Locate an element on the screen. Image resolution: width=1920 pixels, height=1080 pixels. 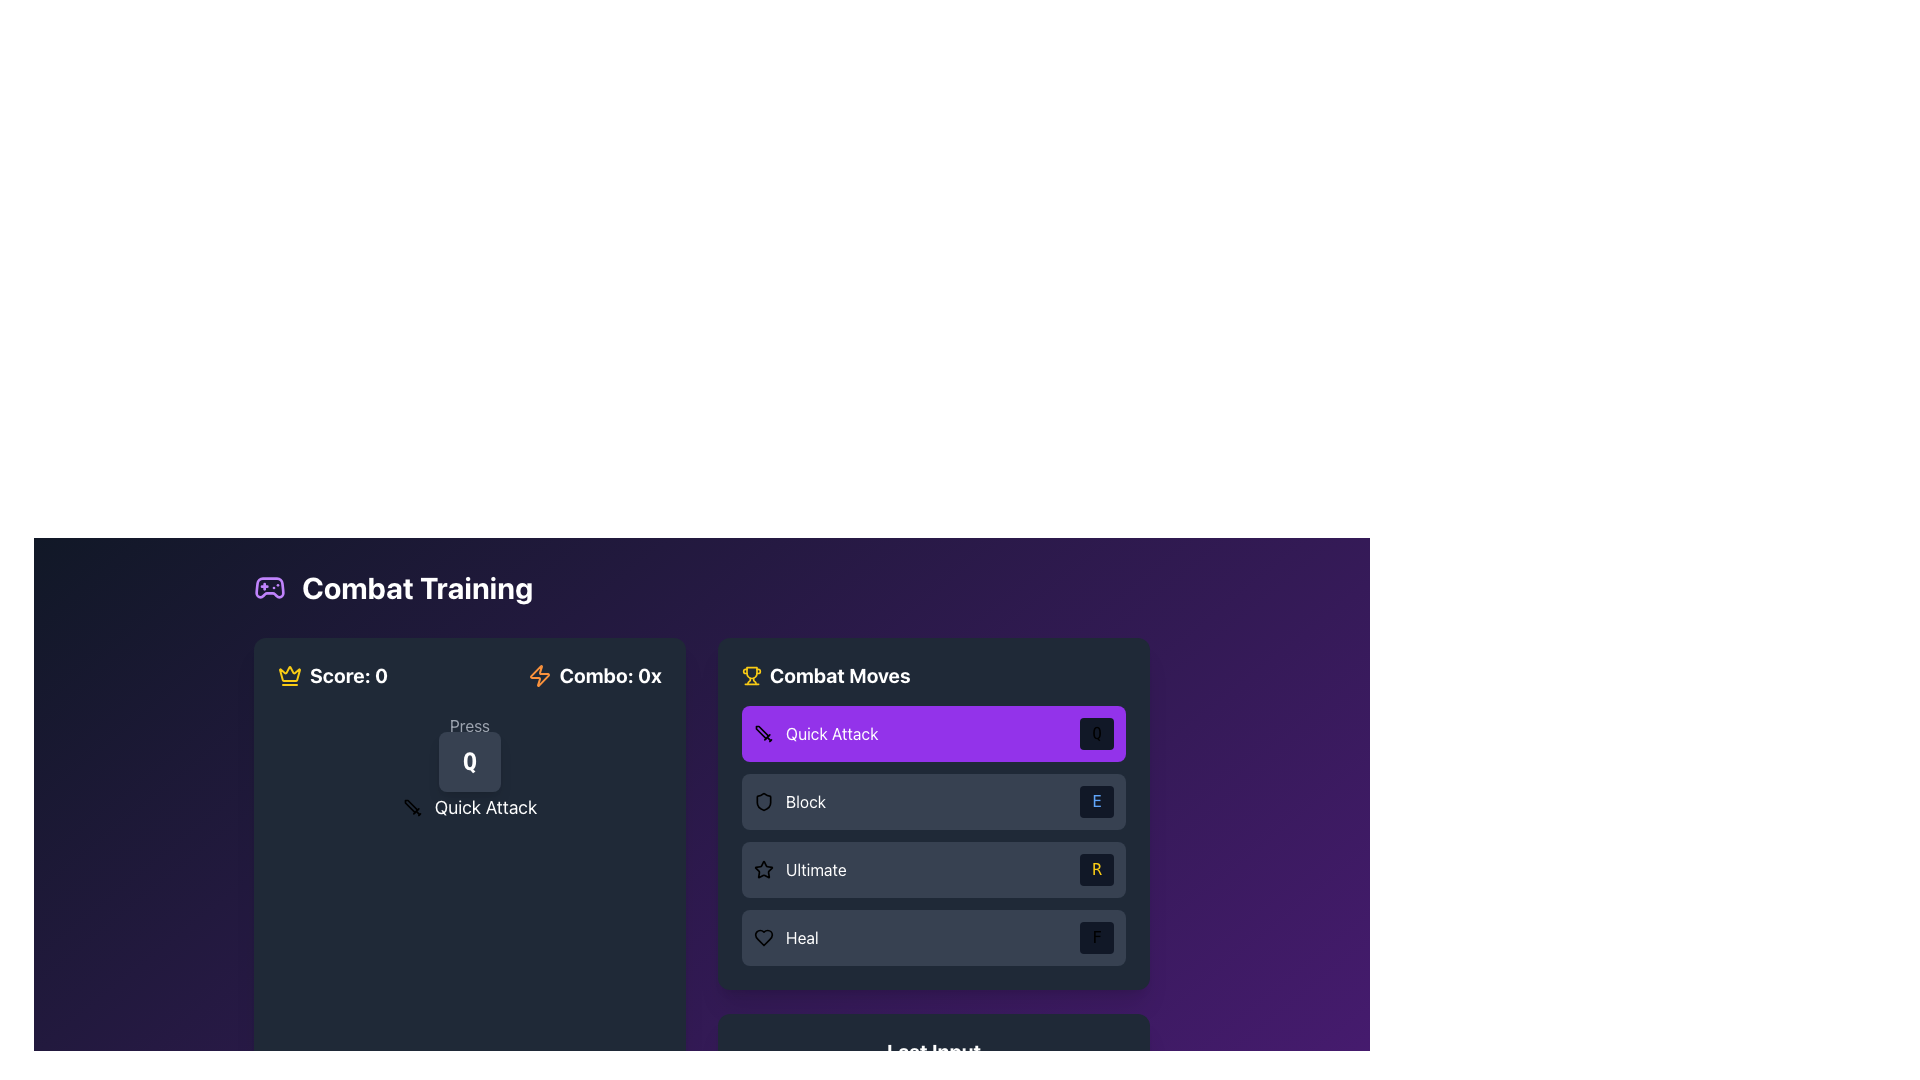
the Label providing instructions for the button below it in the Combat Training section, located above the prominent button labeled 'Q' is located at coordinates (469, 725).